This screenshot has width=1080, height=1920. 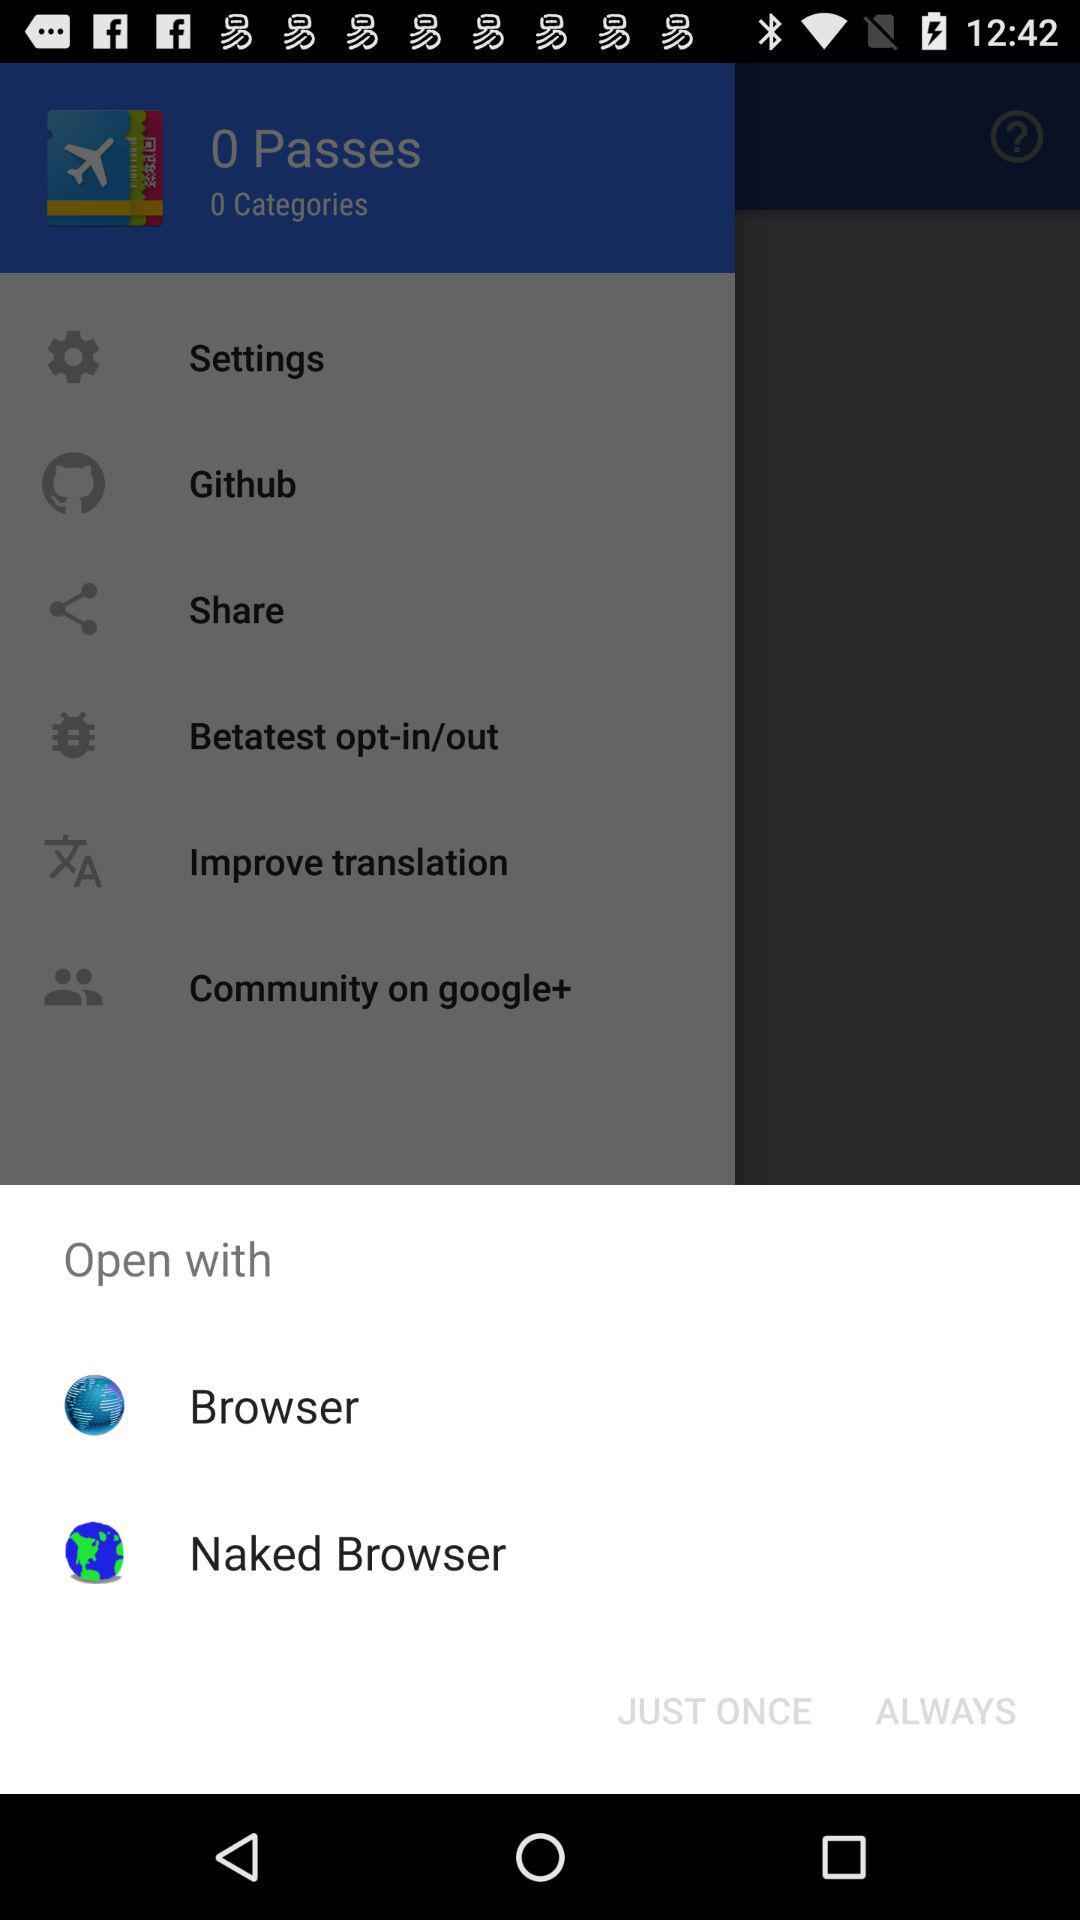 I want to click on button next to the always button, so click(x=713, y=1708).